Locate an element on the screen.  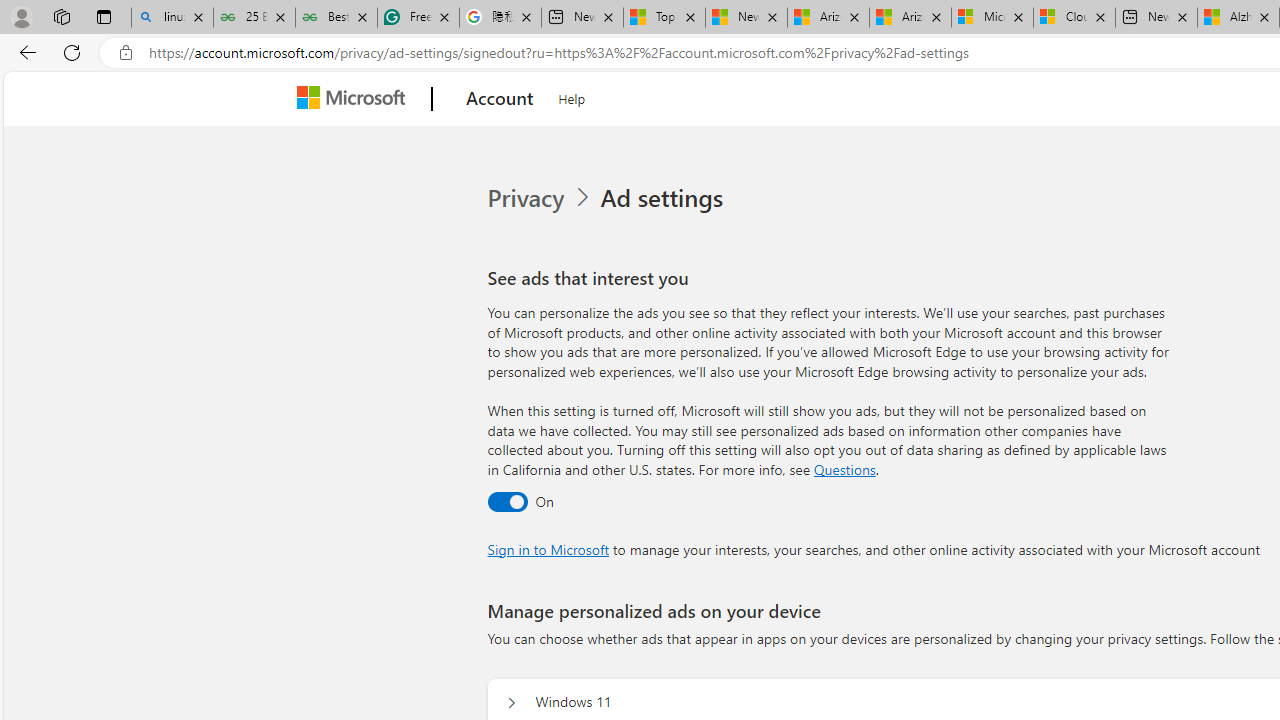
'Sign in to Microsoft' is located at coordinates (548, 549).